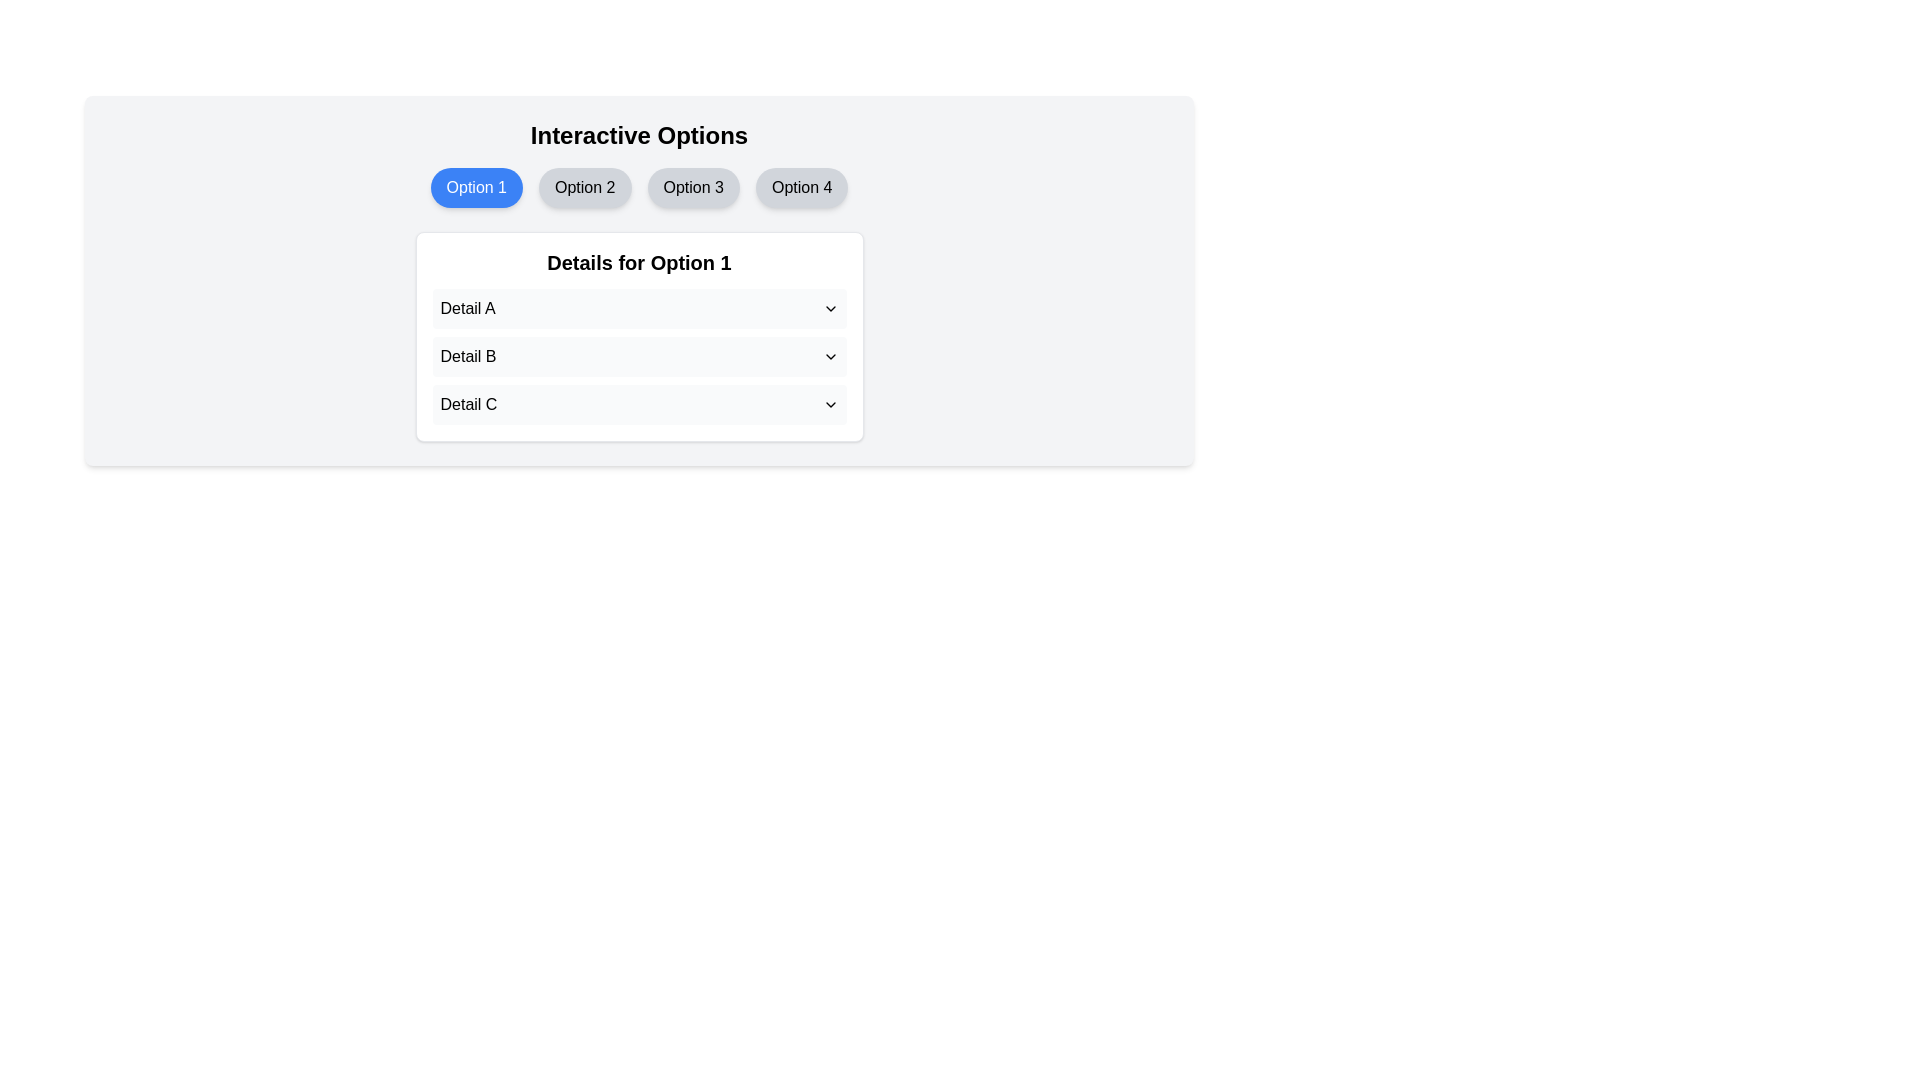  What do you see at coordinates (830, 356) in the screenshot?
I see `the small downward-pointing chevron arrow that serves as the Dropdown Indicator, located to the right of the 'Detail B' text within the 'Details for Option 1' section` at bounding box center [830, 356].